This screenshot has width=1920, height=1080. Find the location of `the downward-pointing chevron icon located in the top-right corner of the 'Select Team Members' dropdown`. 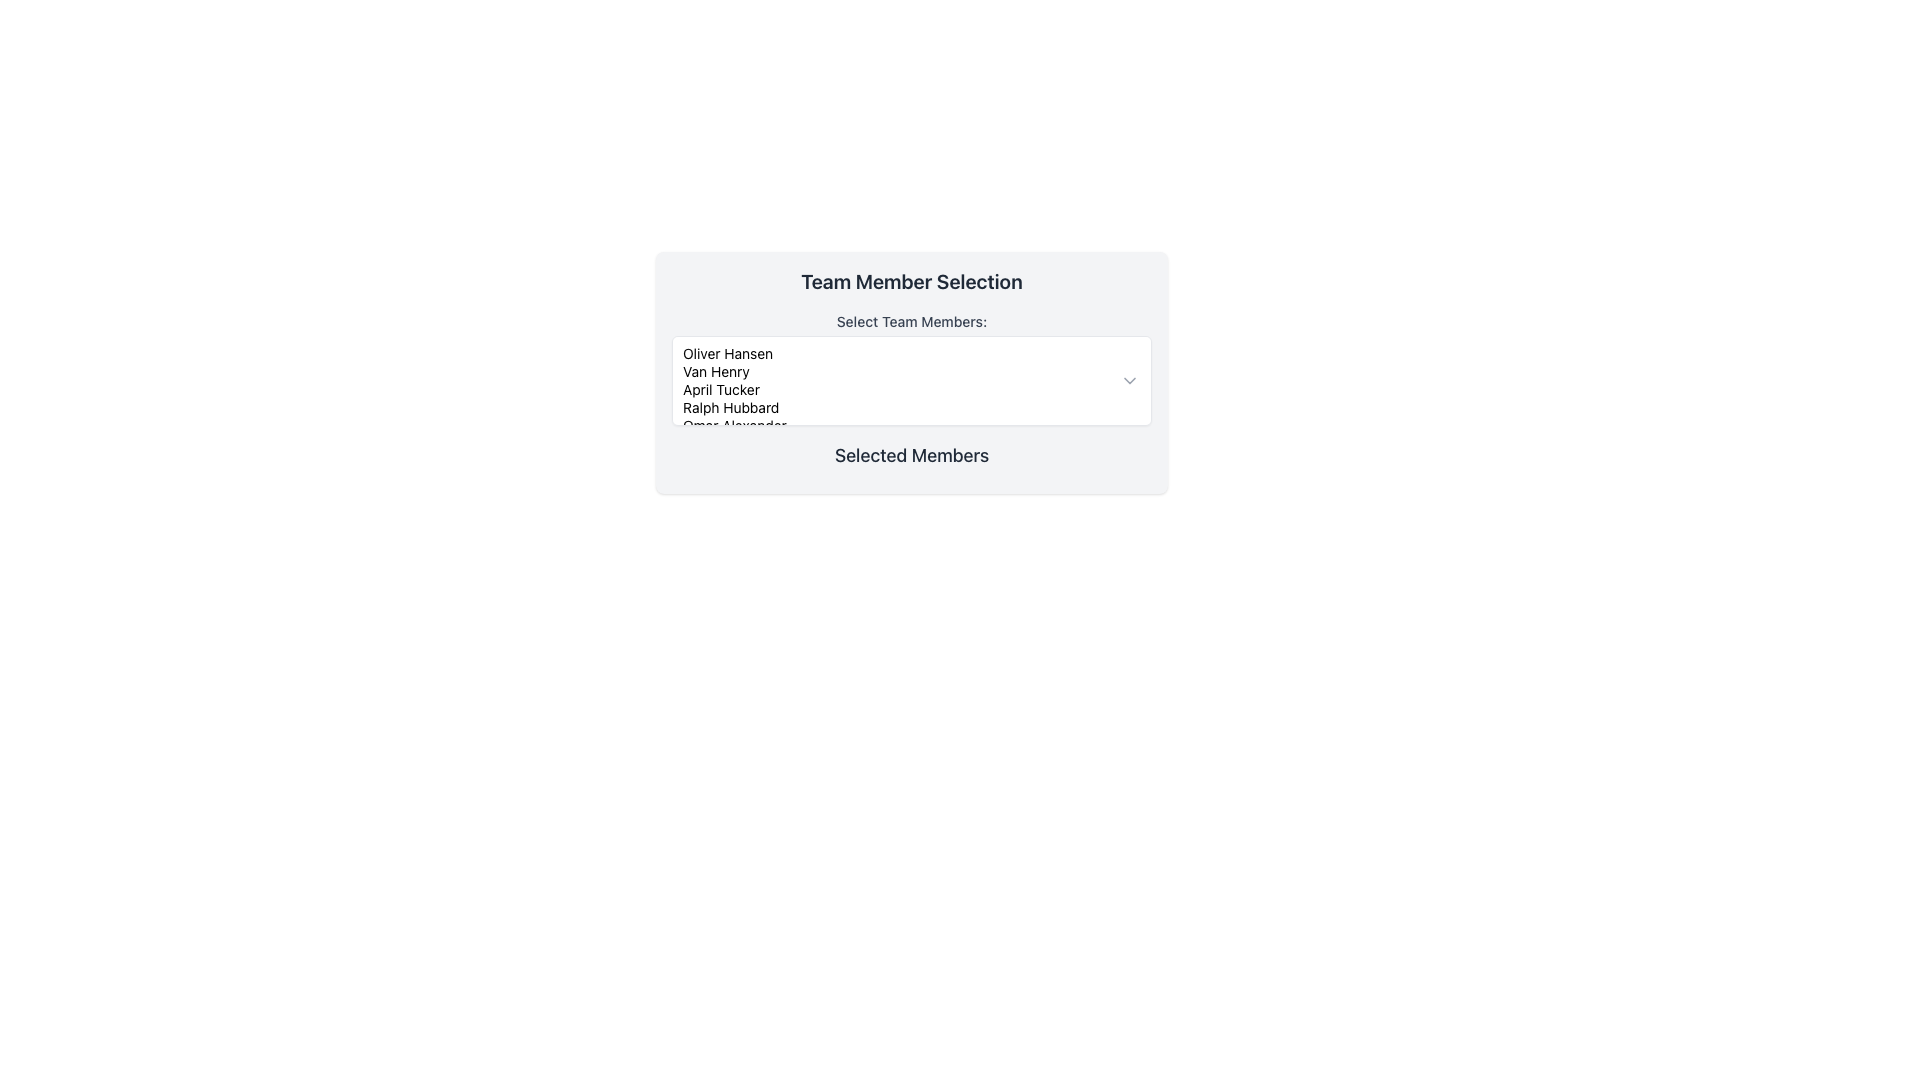

the downward-pointing chevron icon located in the top-right corner of the 'Select Team Members' dropdown is located at coordinates (1129, 381).